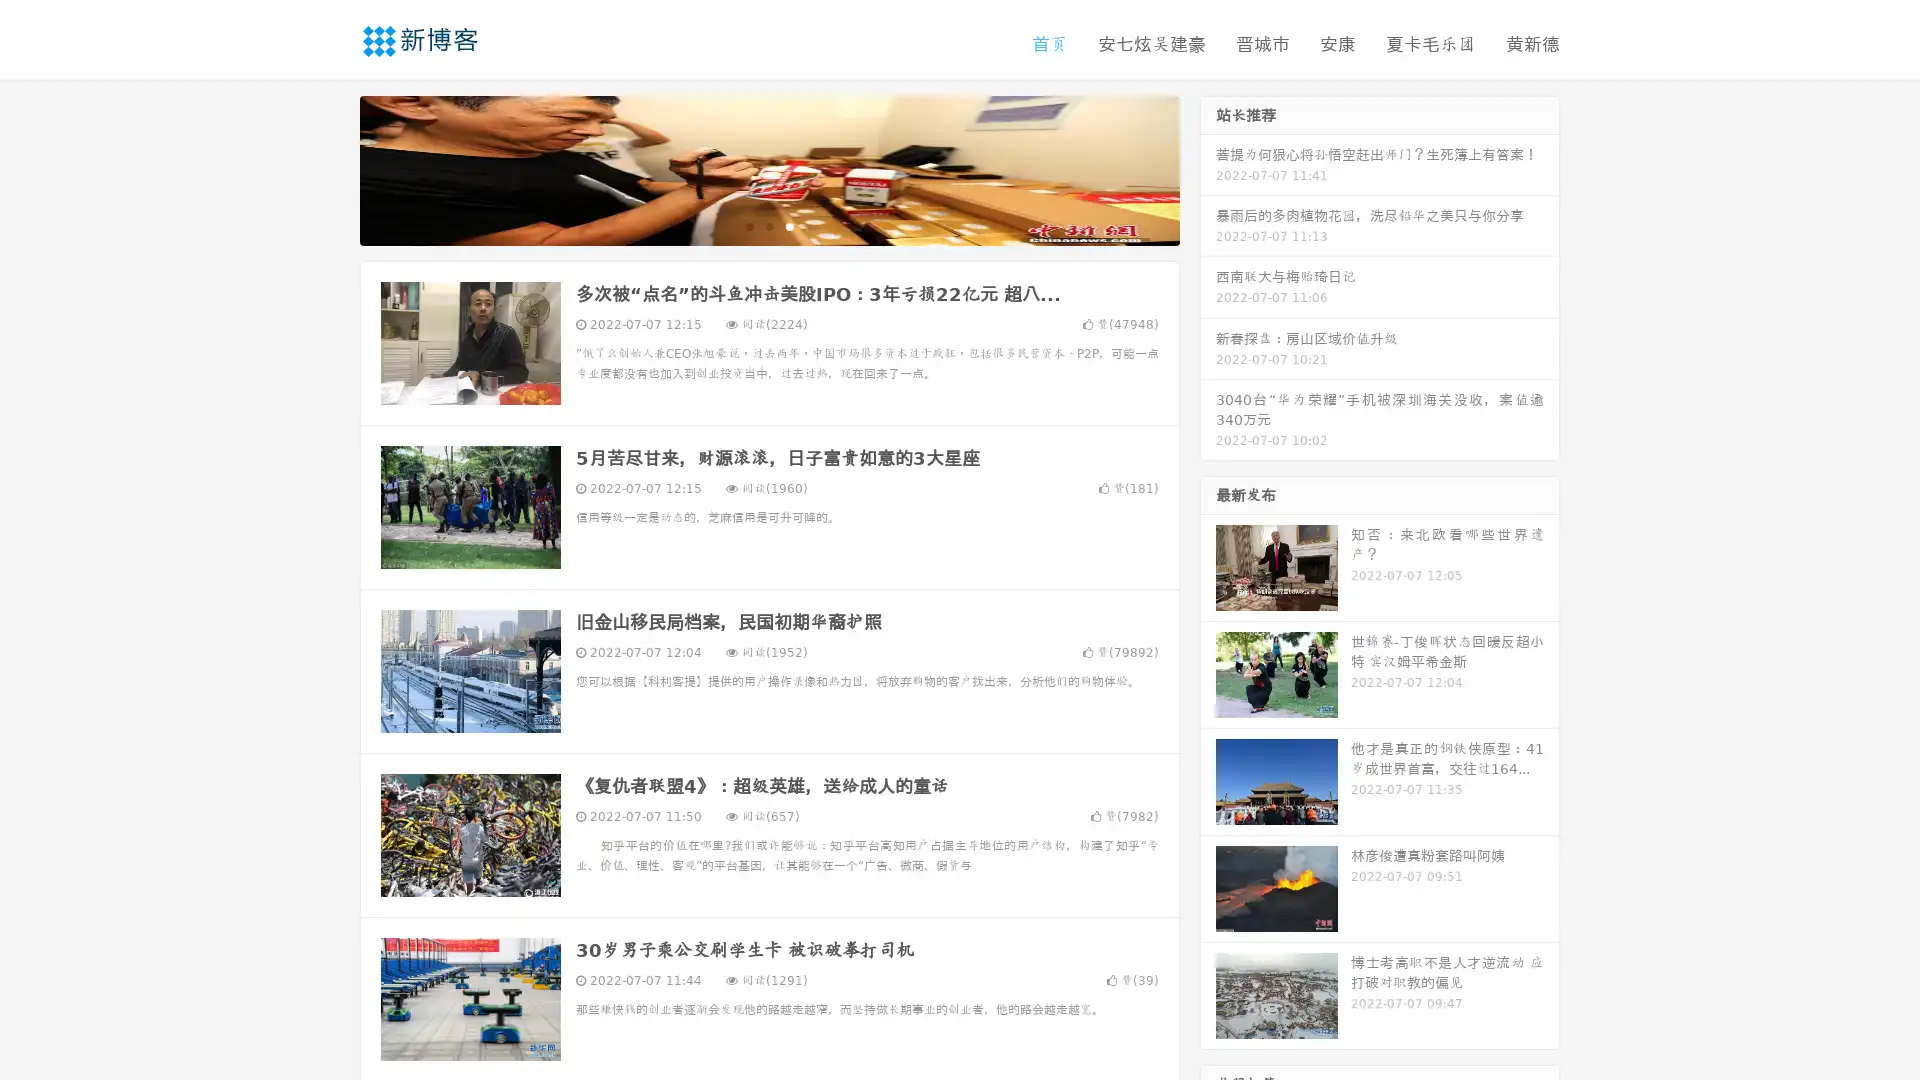  I want to click on Go to slide 3, so click(789, 225).